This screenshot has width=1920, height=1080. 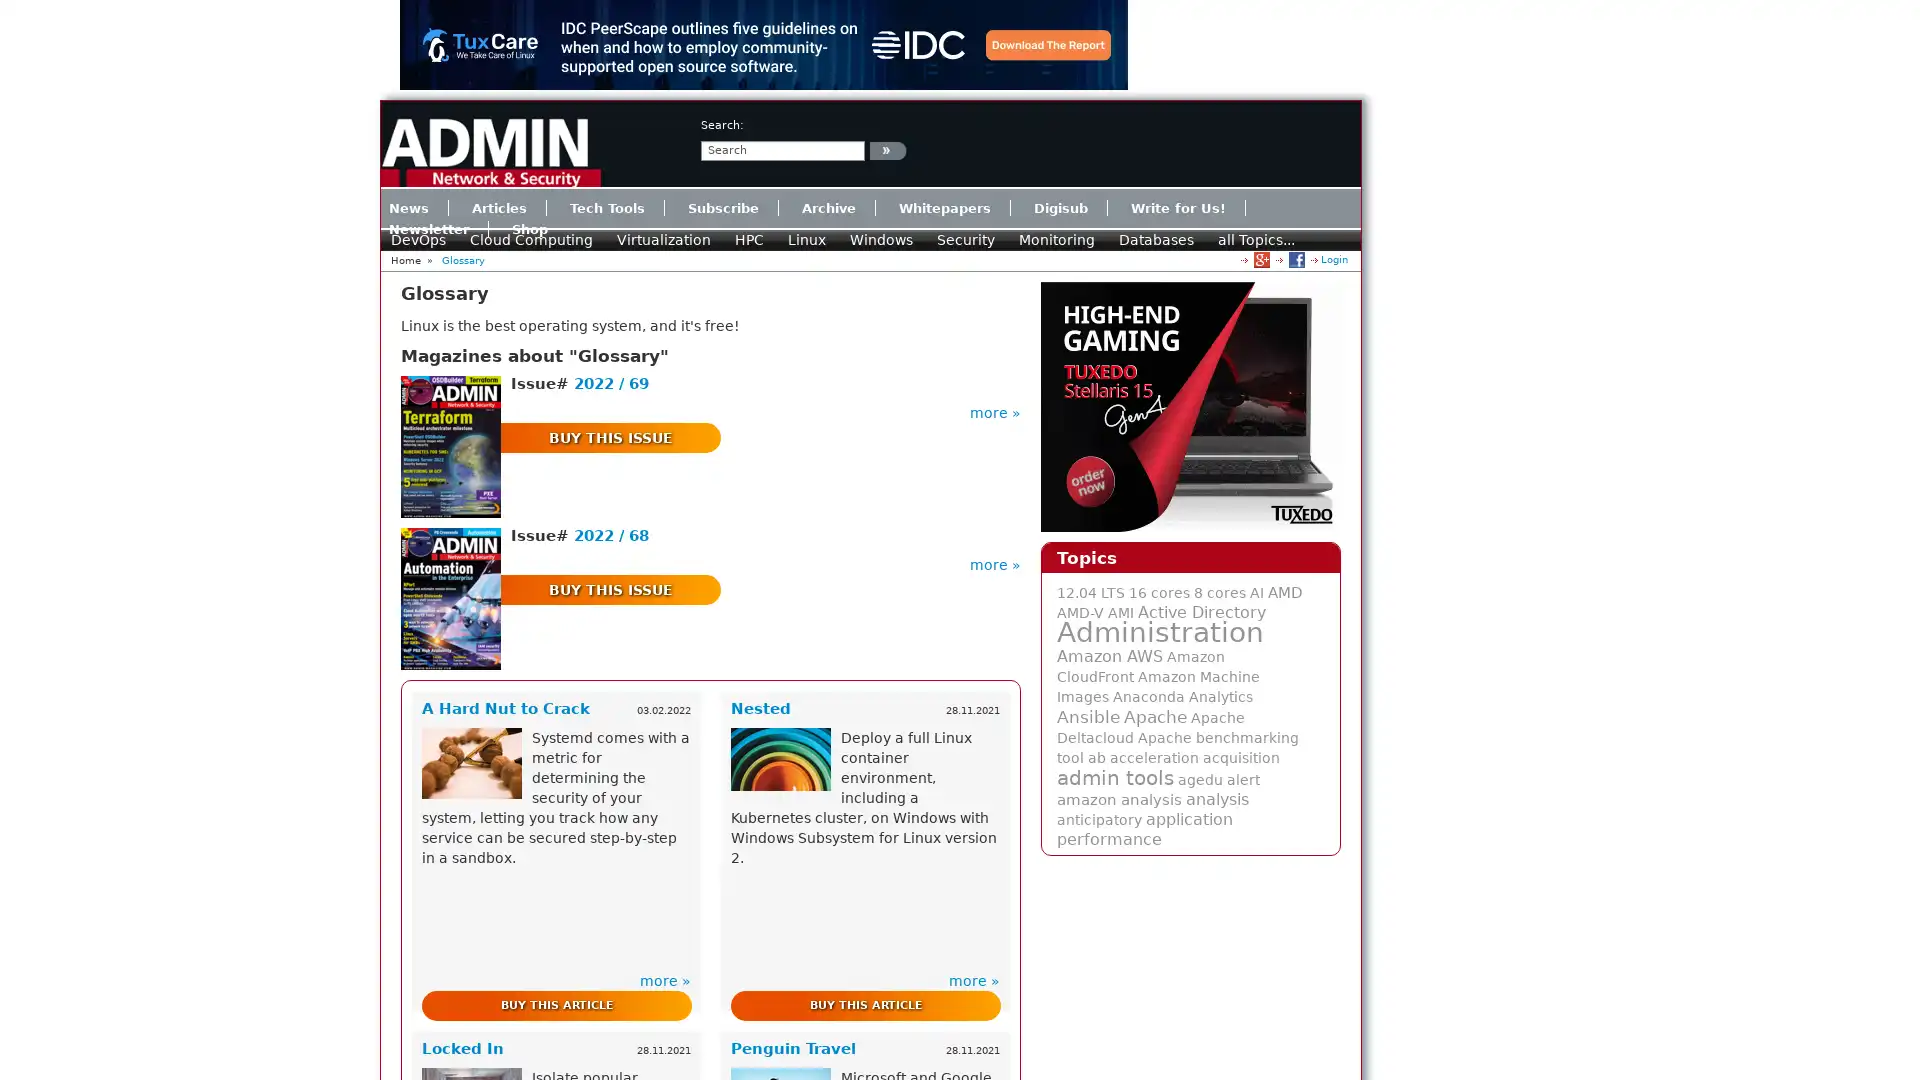 What do you see at coordinates (887, 149) in the screenshot?
I see `search:` at bounding box center [887, 149].